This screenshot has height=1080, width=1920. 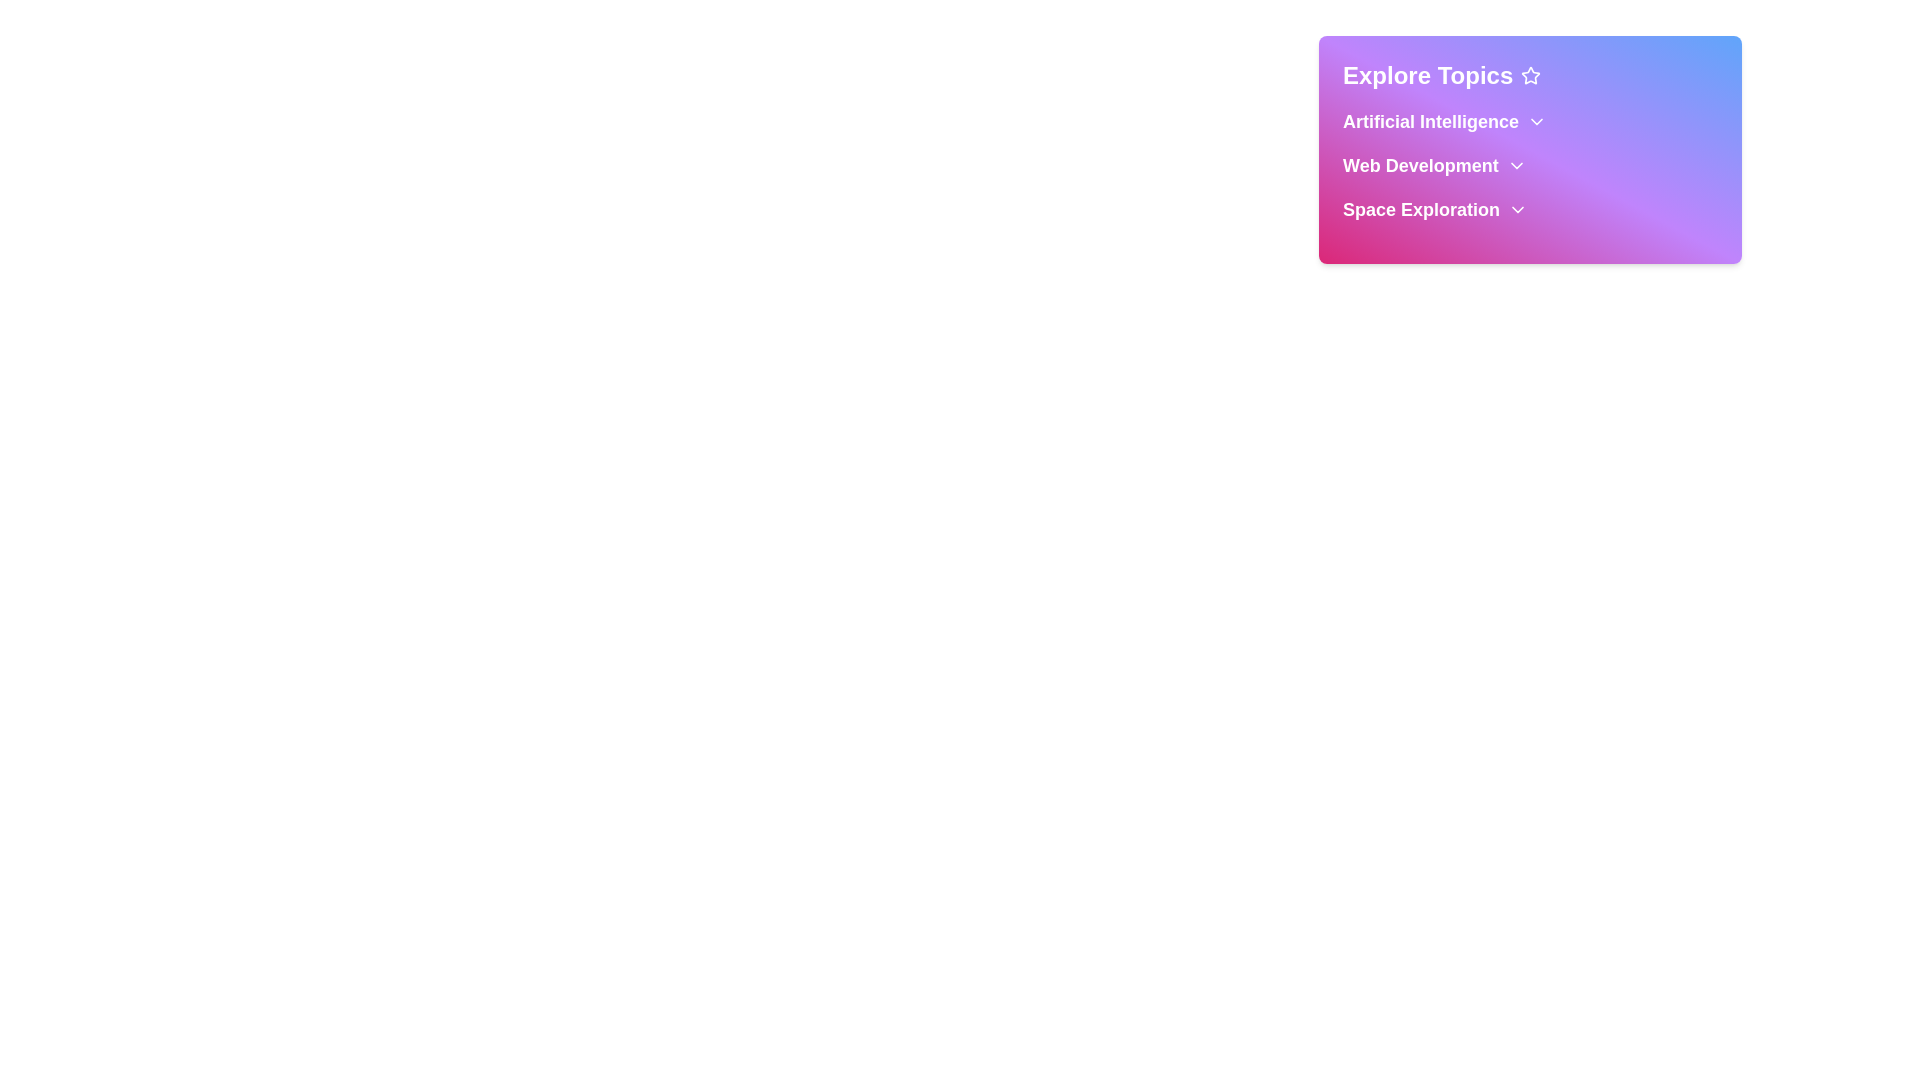 I want to click on the Dropdown Selector labeled 'Artificial Intelligence' with a purple-to-pink gradient background, so click(x=1529, y=122).